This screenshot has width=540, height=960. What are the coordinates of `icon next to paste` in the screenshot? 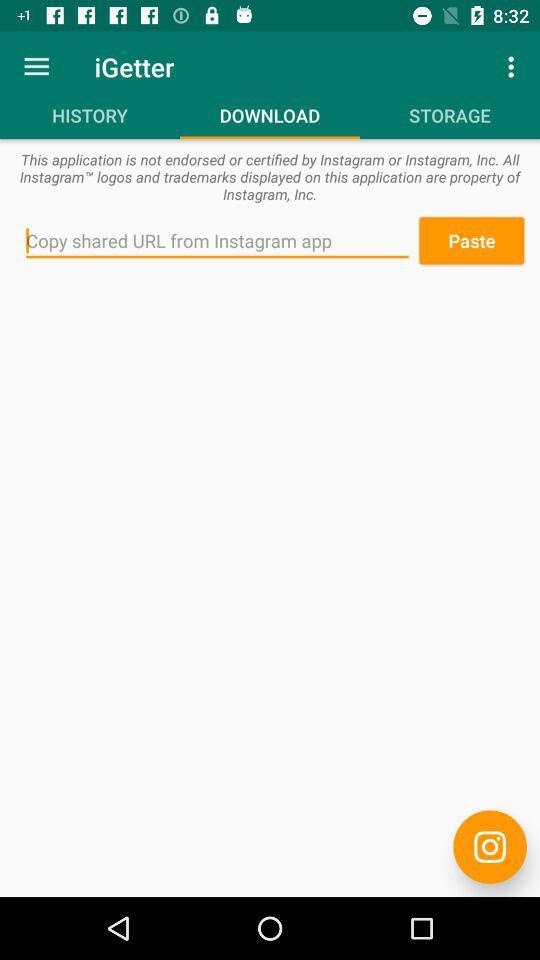 It's located at (216, 240).